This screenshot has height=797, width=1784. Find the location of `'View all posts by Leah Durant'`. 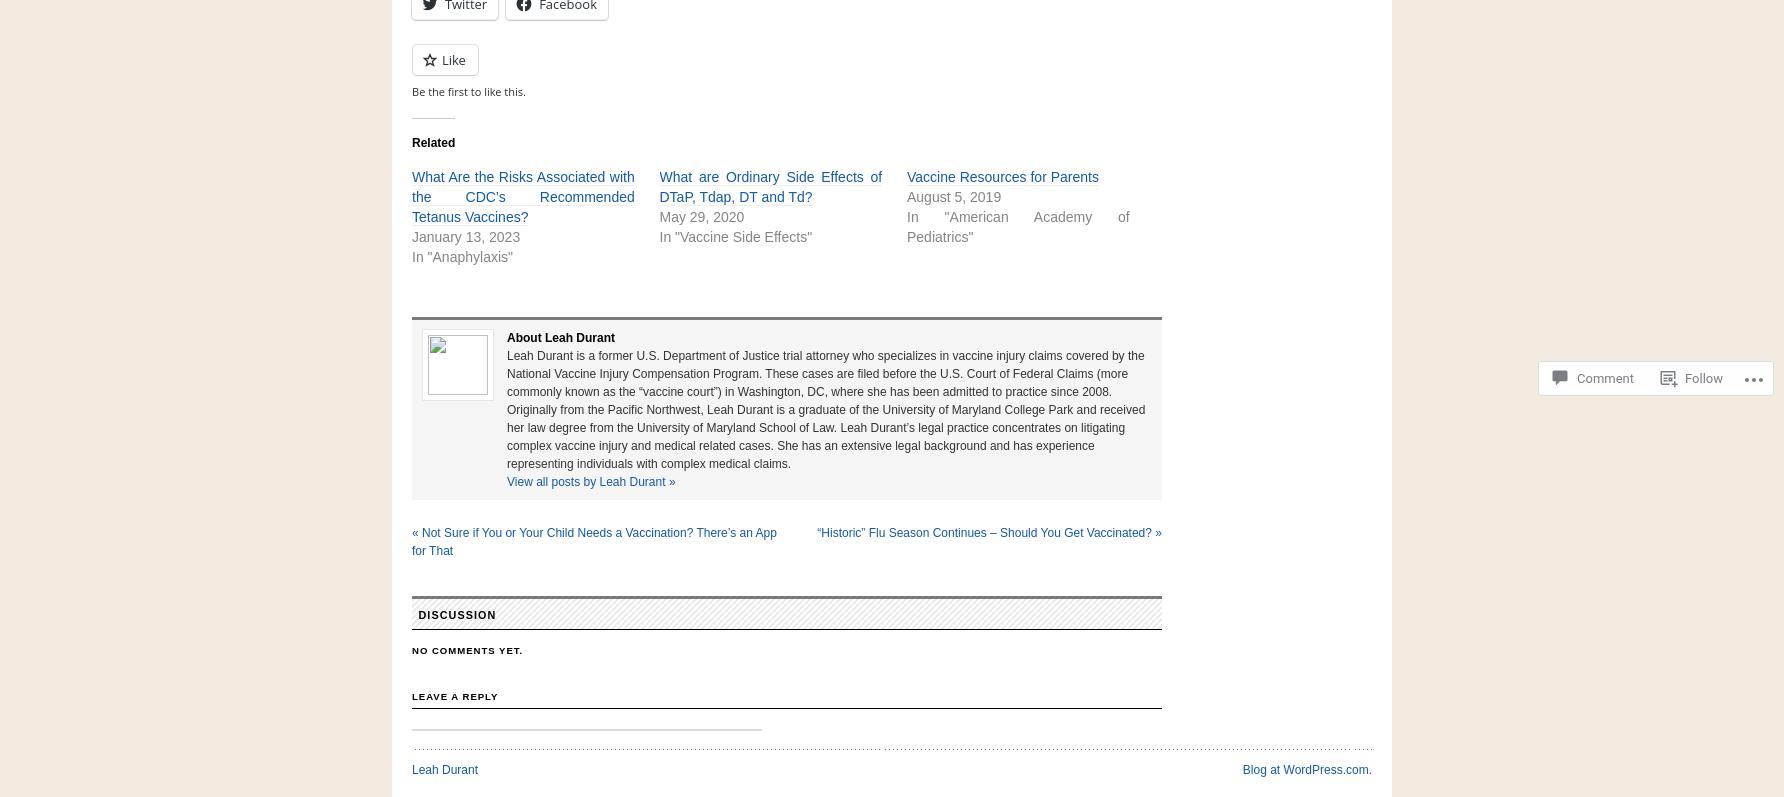

'View all posts by Leah Durant' is located at coordinates (586, 482).